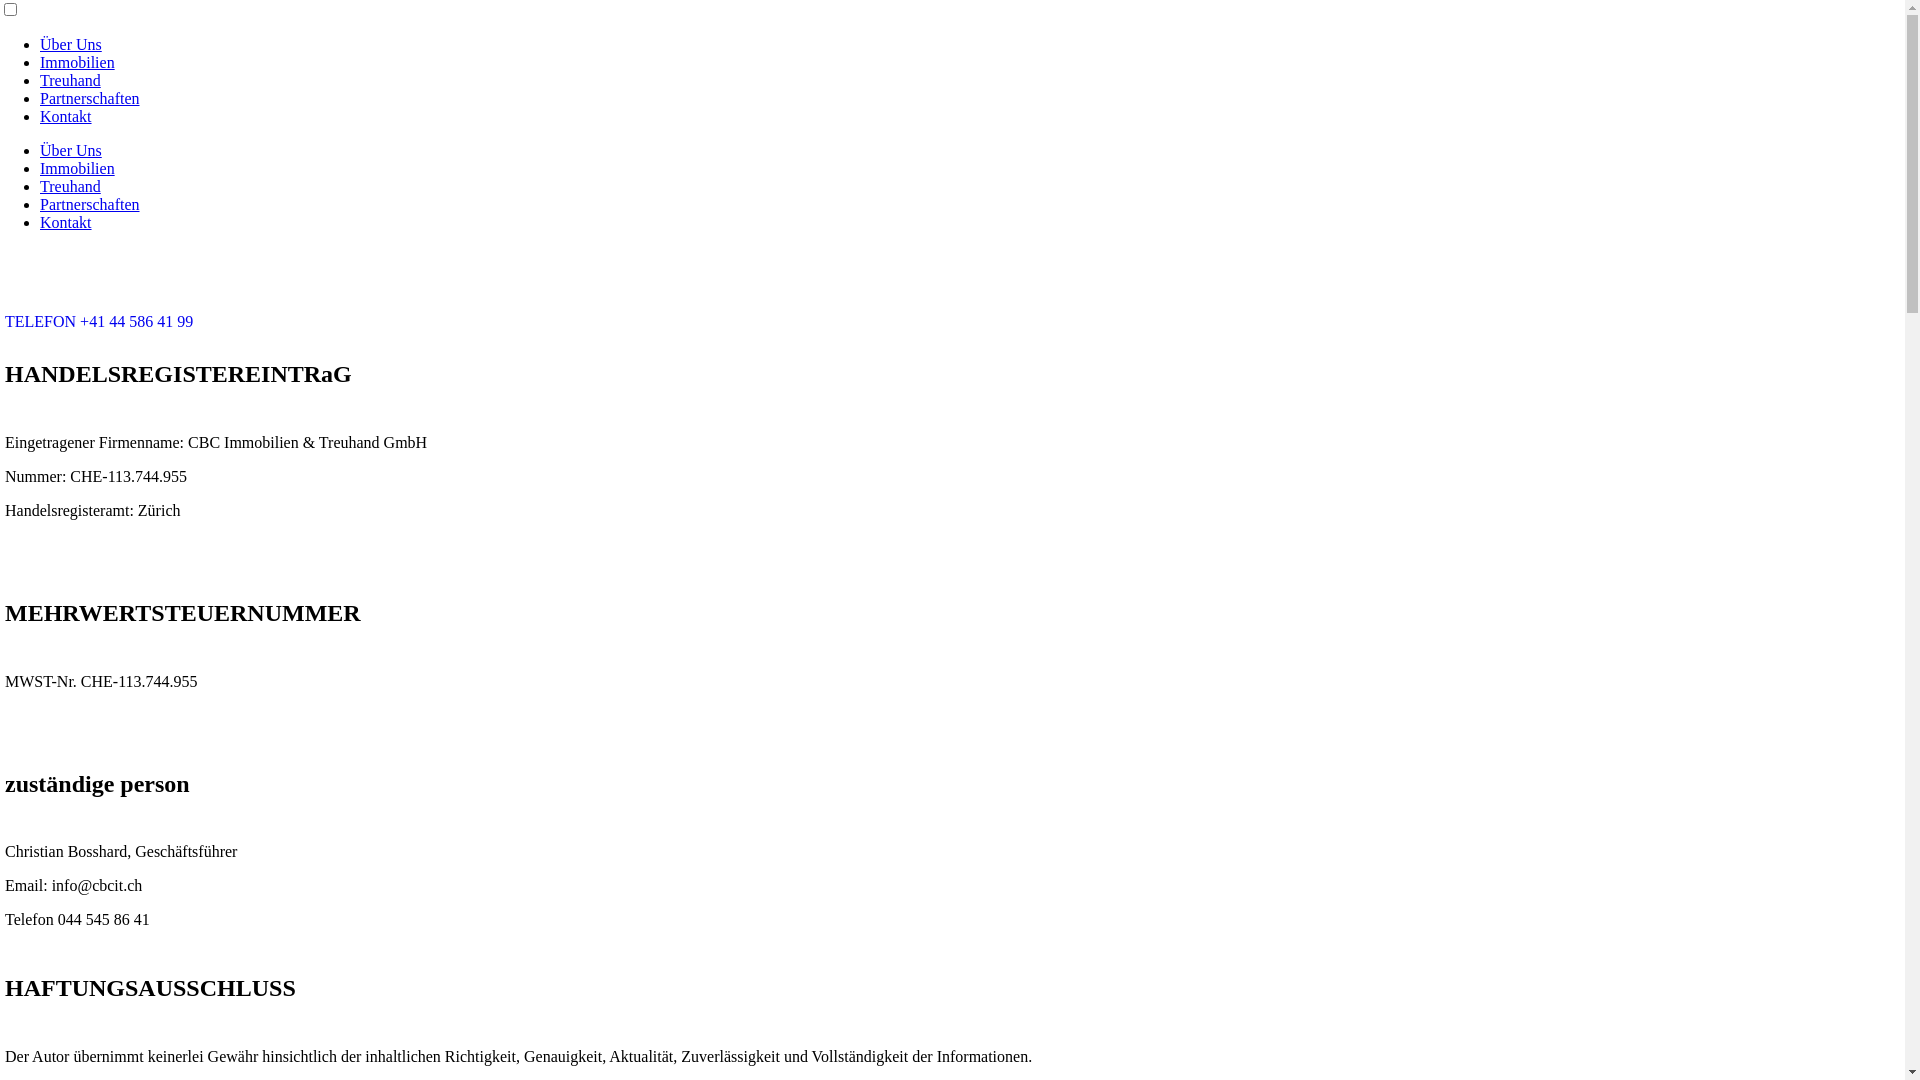 This screenshot has height=1080, width=1920. Describe the element at coordinates (70, 186) in the screenshot. I see `'Treuhand'` at that location.